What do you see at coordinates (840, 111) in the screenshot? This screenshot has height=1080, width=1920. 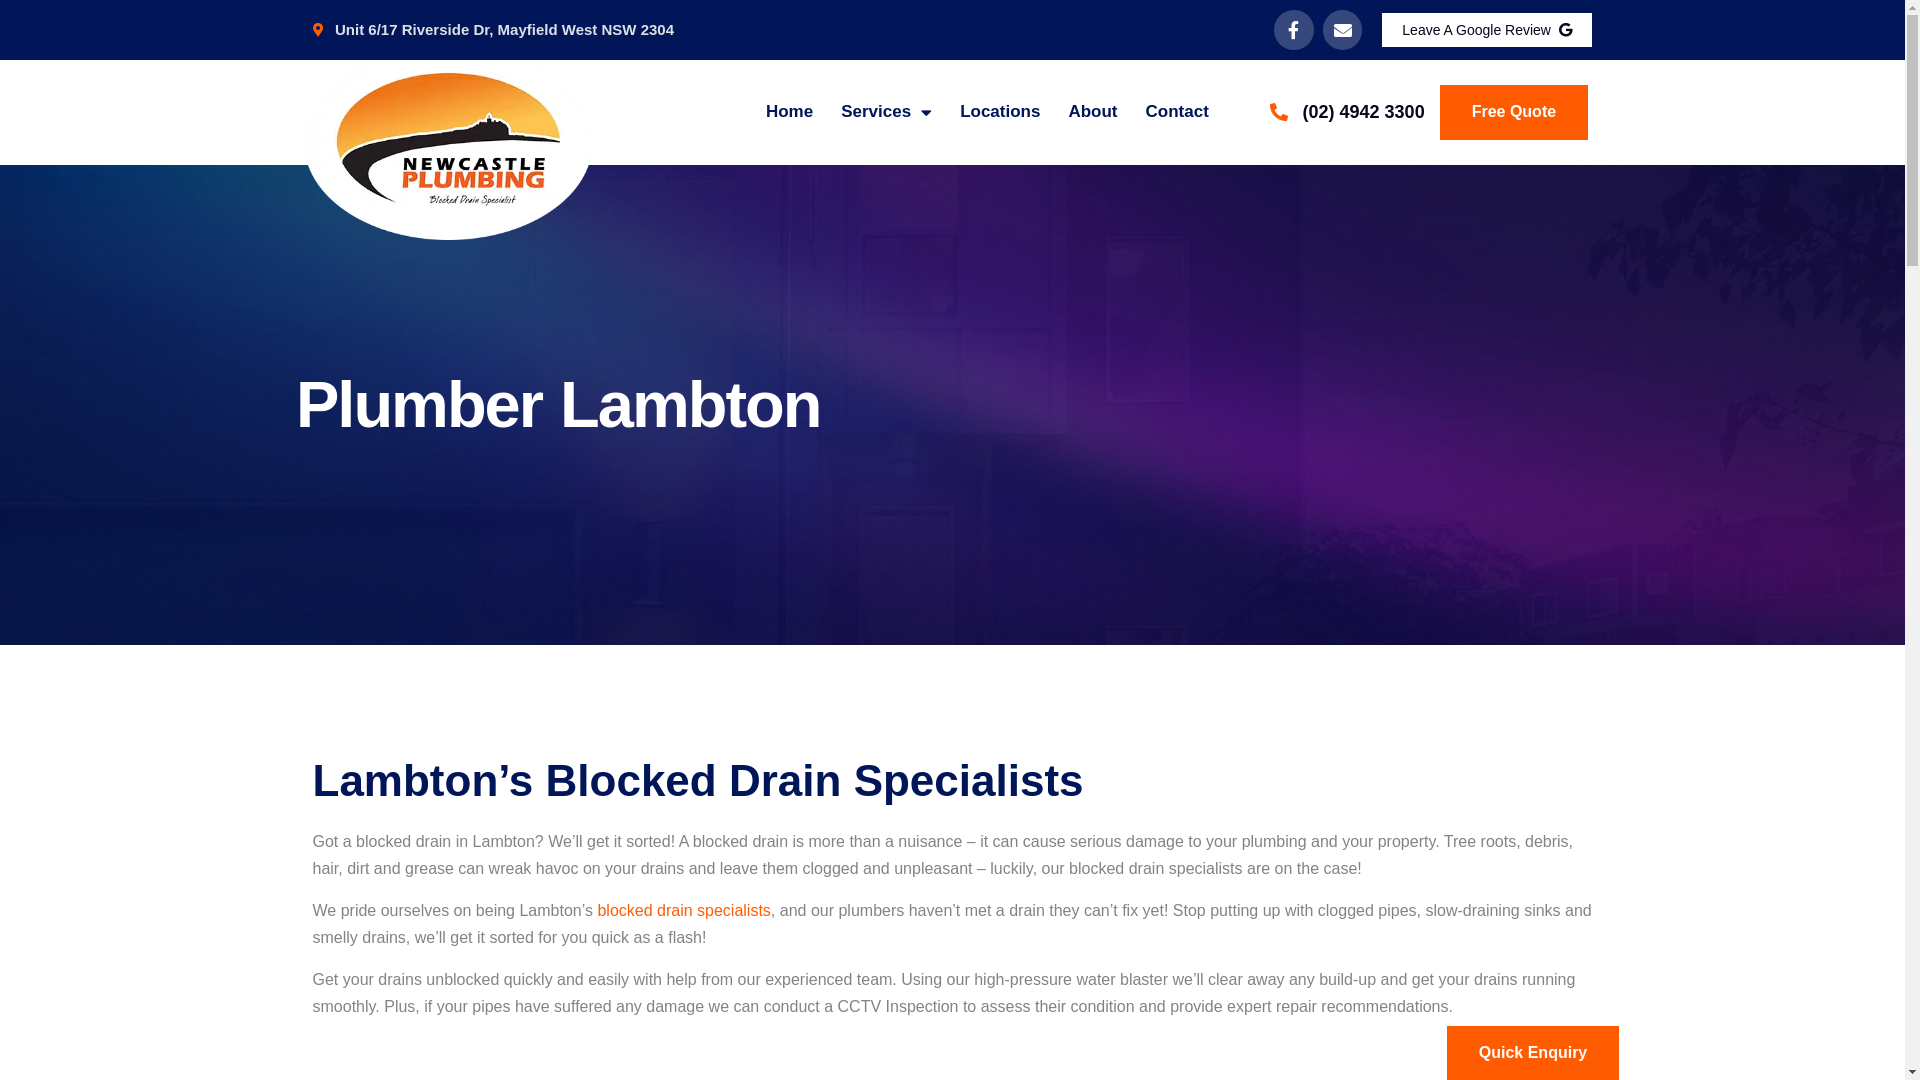 I see `'Services'` at bounding box center [840, 111].